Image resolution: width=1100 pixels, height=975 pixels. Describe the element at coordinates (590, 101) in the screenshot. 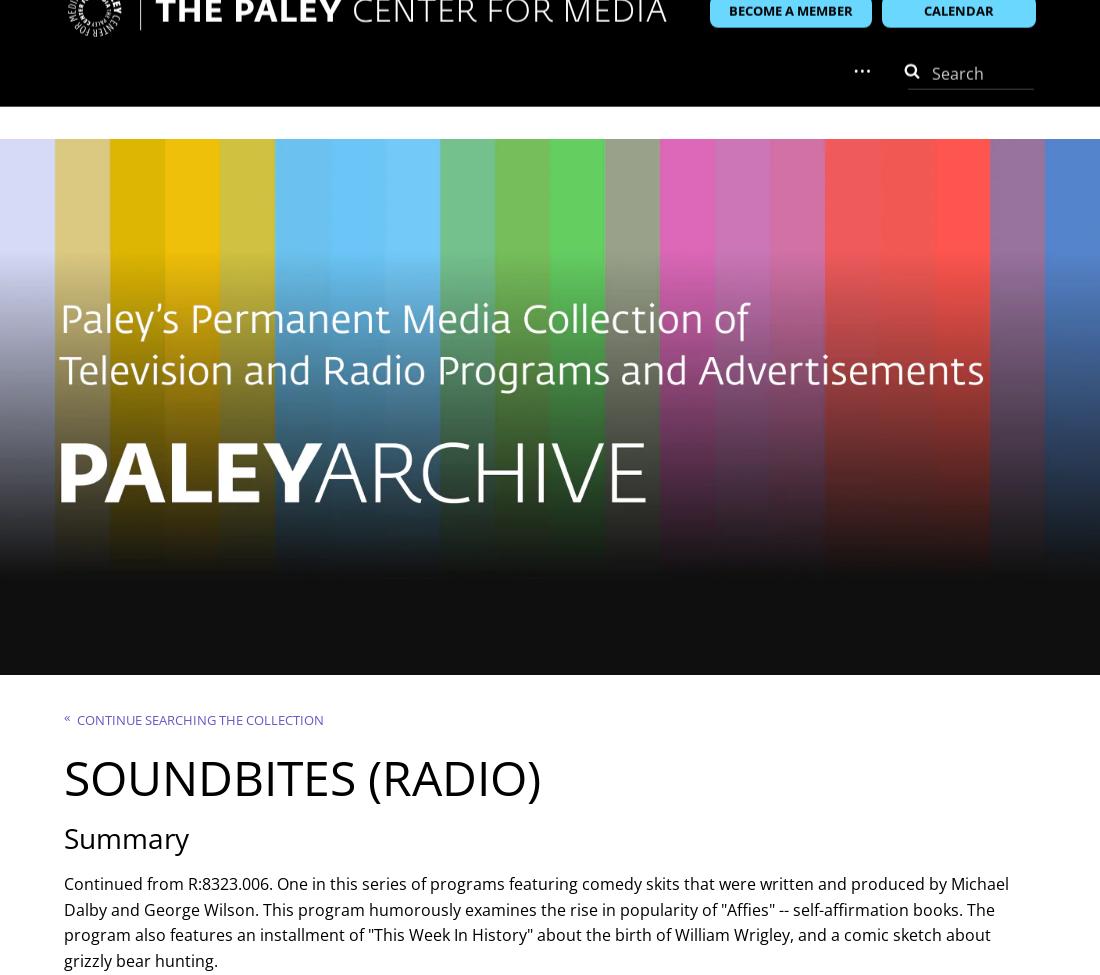

I see `'Education'` at that location.